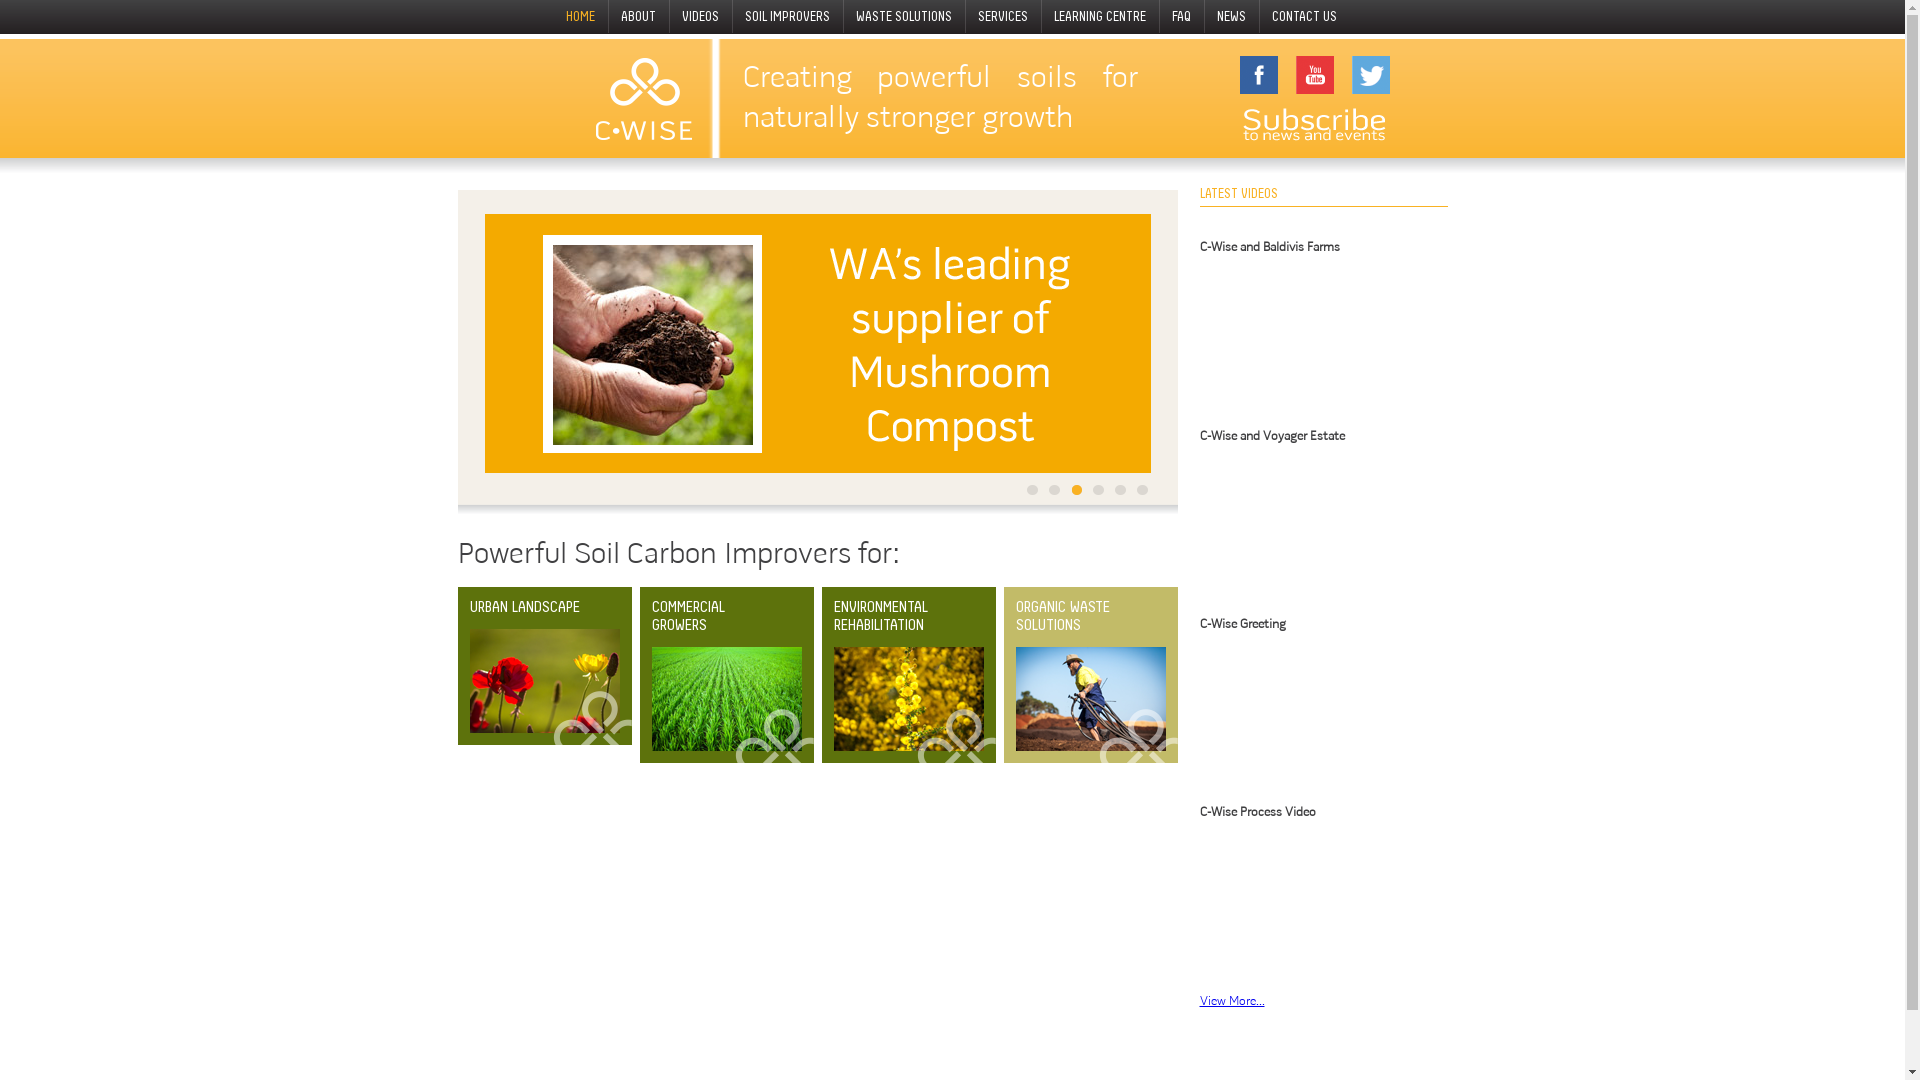  Describe the element at coordinates (1305, 16) in the screenshot. I see `'CONTACT US'` at that location.